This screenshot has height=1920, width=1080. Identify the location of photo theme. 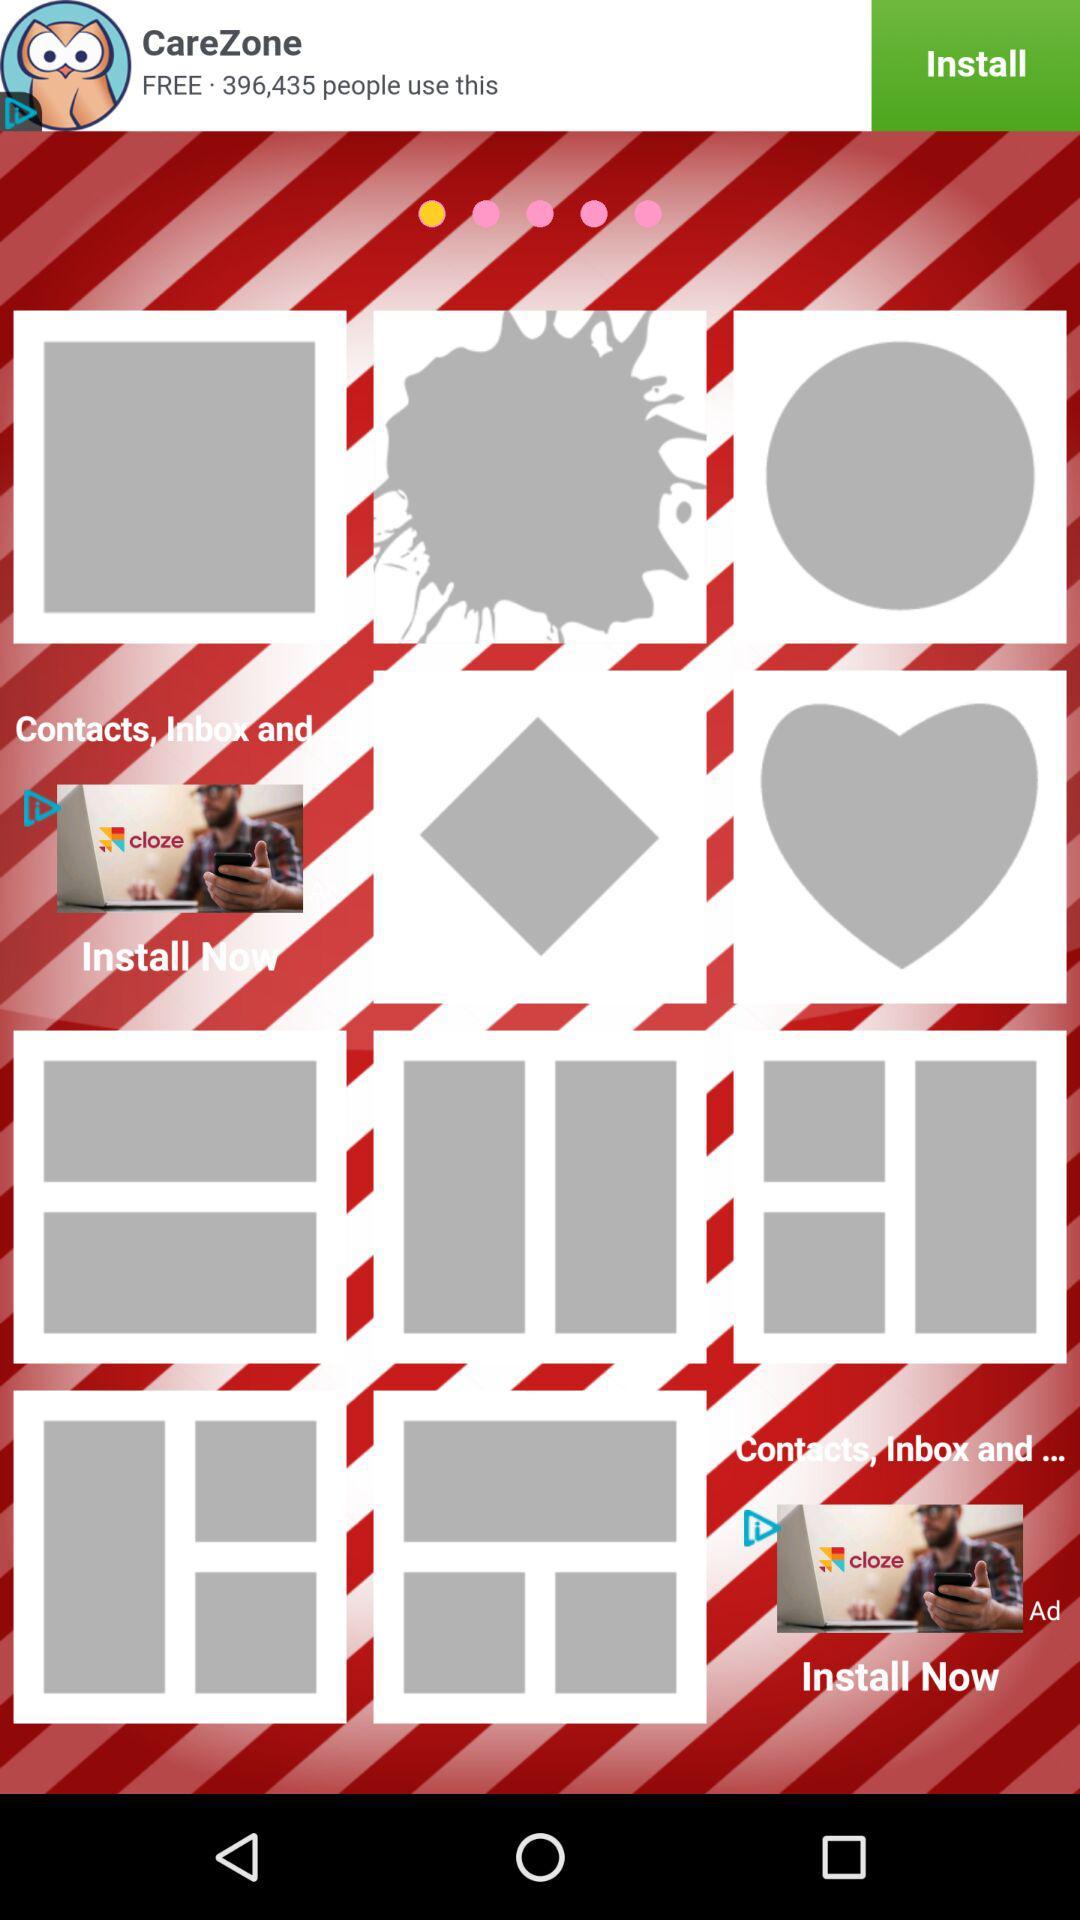
(540, 1196).